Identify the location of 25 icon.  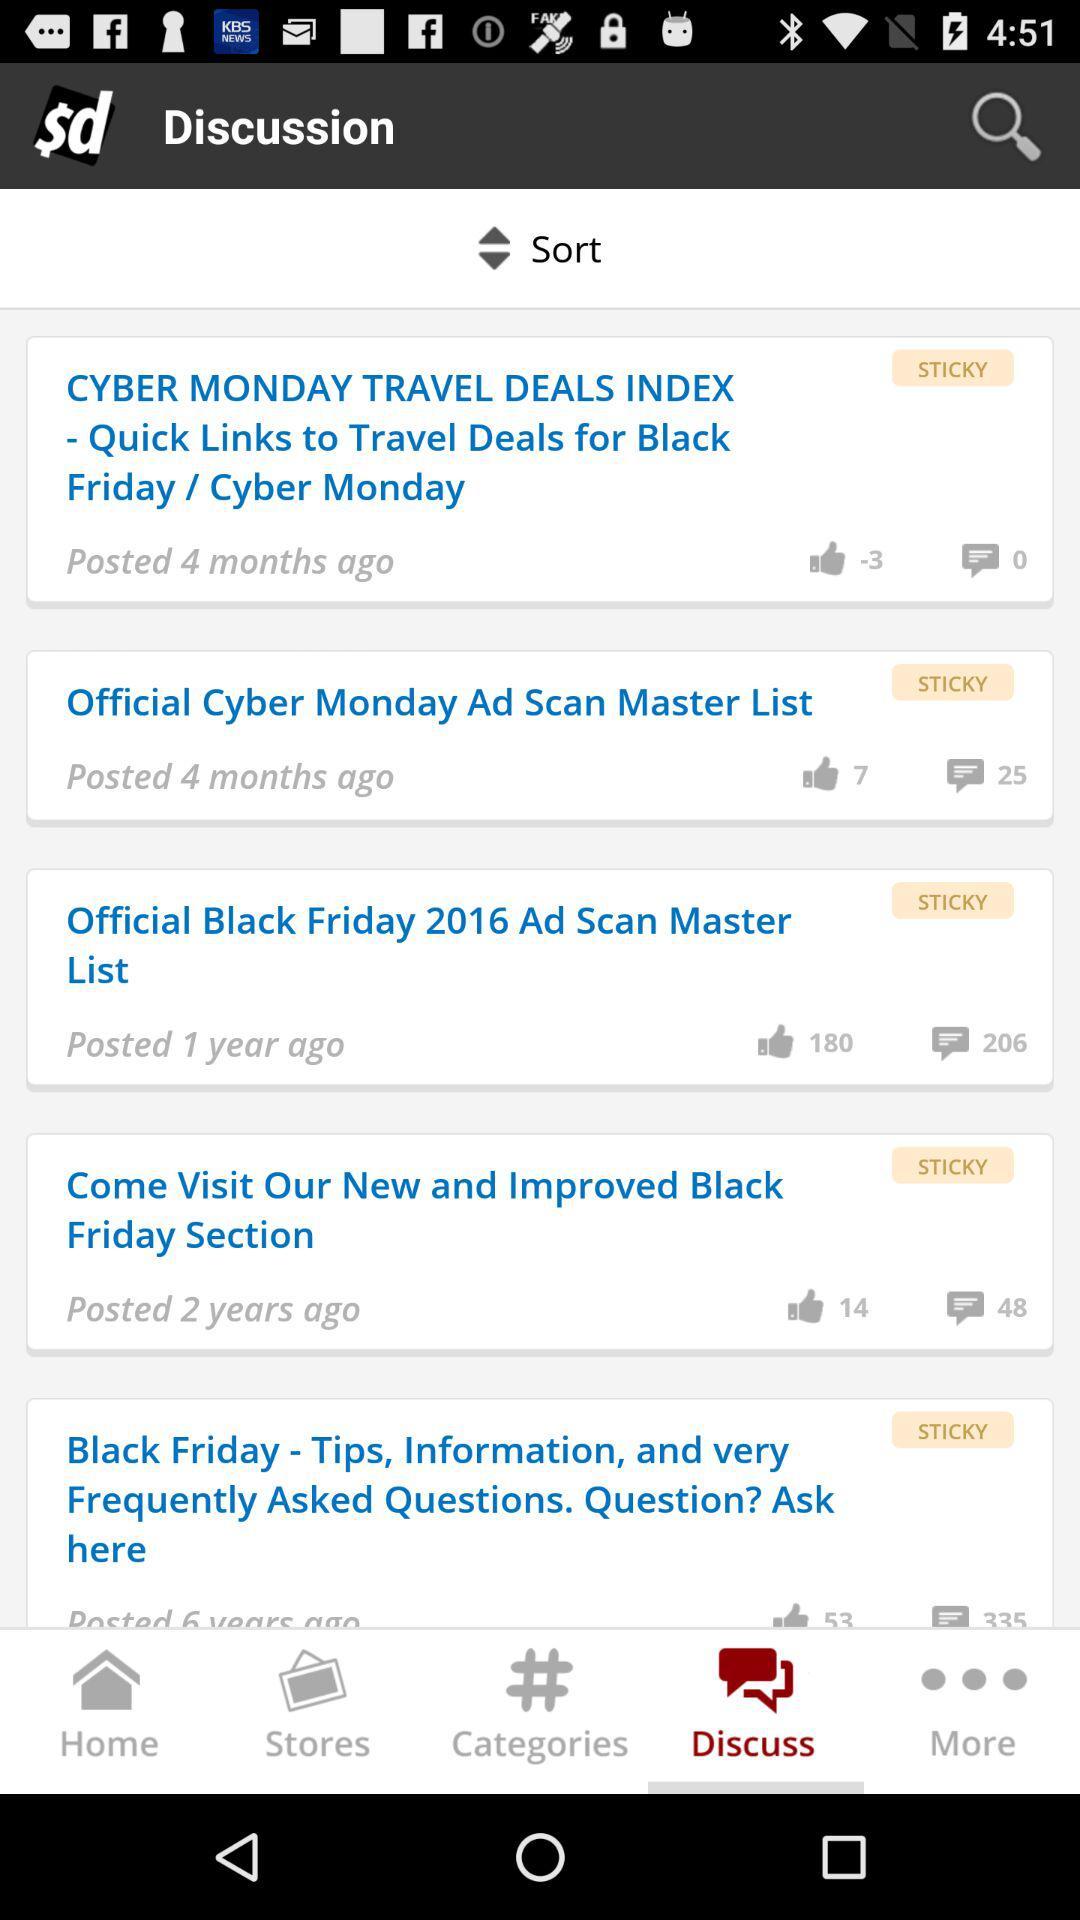
(1012, 774).